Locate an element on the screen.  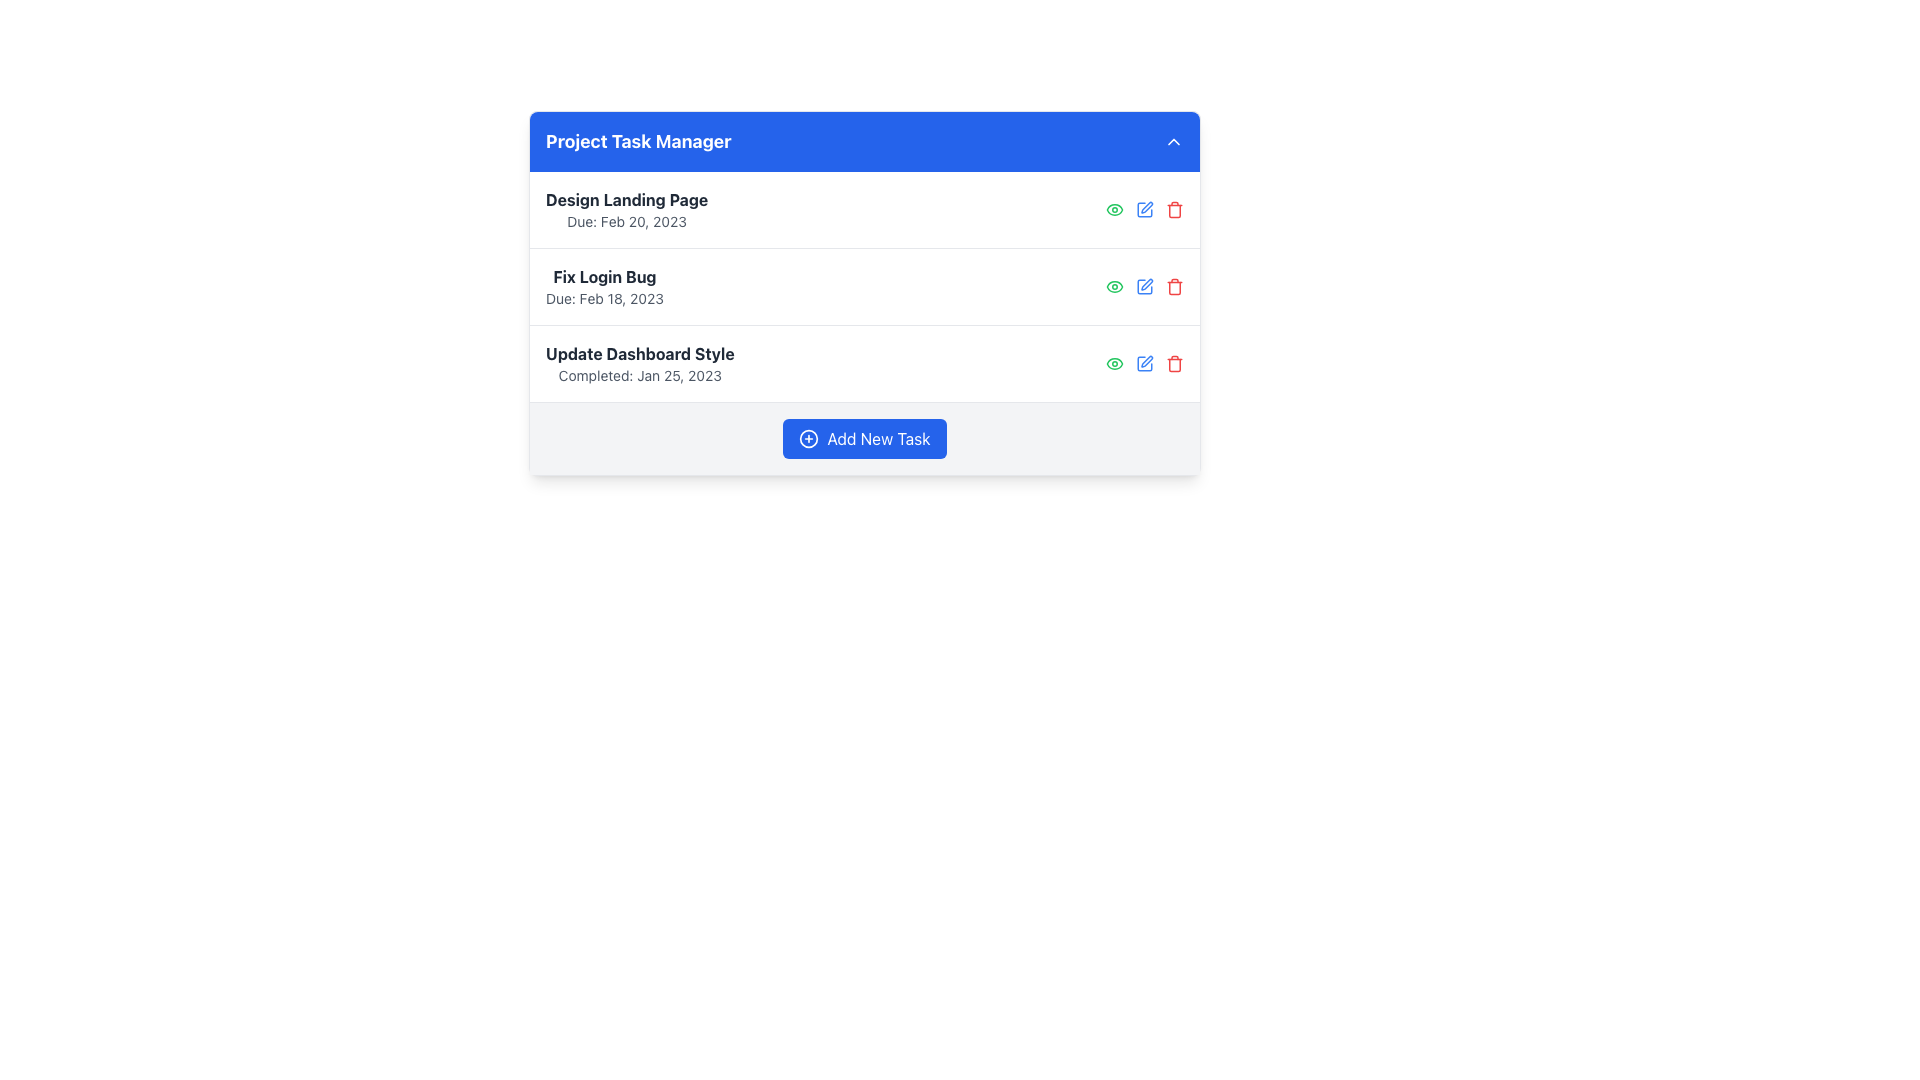
the delete button associated with the 'Fix Login Bug' task entry is located at coordinates (1175, 286).